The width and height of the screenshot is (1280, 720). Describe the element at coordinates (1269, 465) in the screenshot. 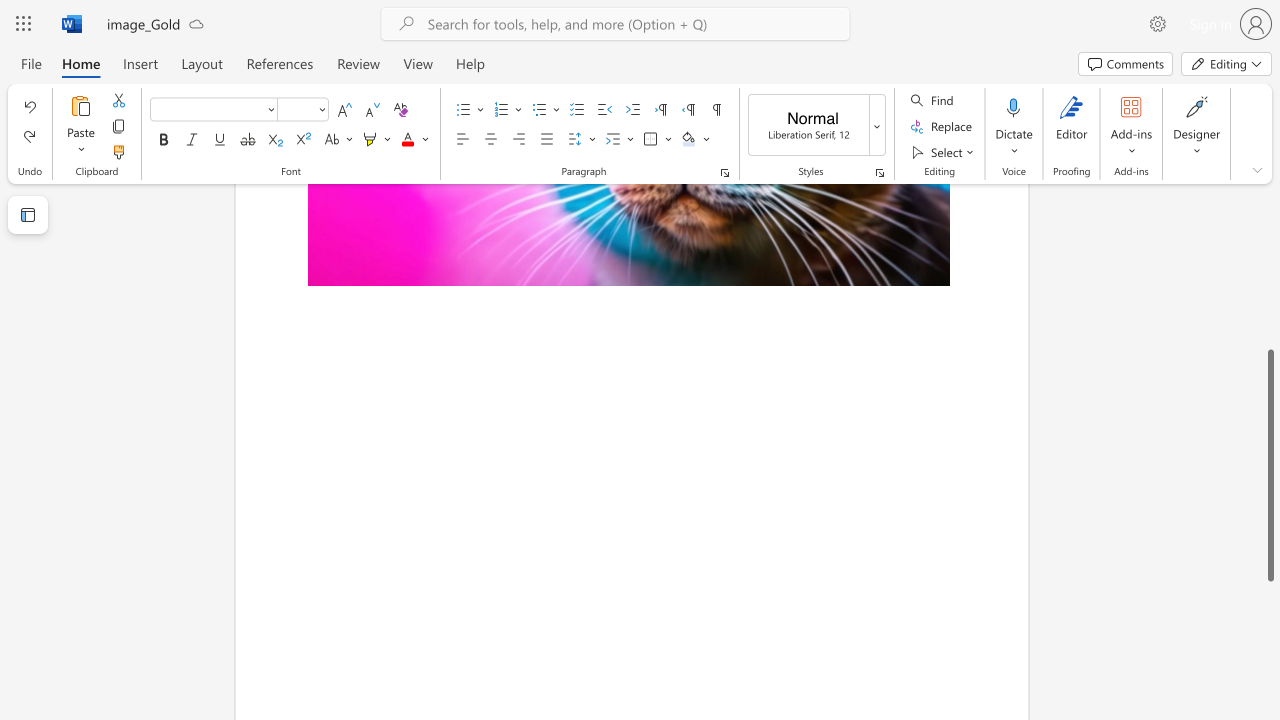

I see `the scrollbar and move up 270 pixels` at that location.